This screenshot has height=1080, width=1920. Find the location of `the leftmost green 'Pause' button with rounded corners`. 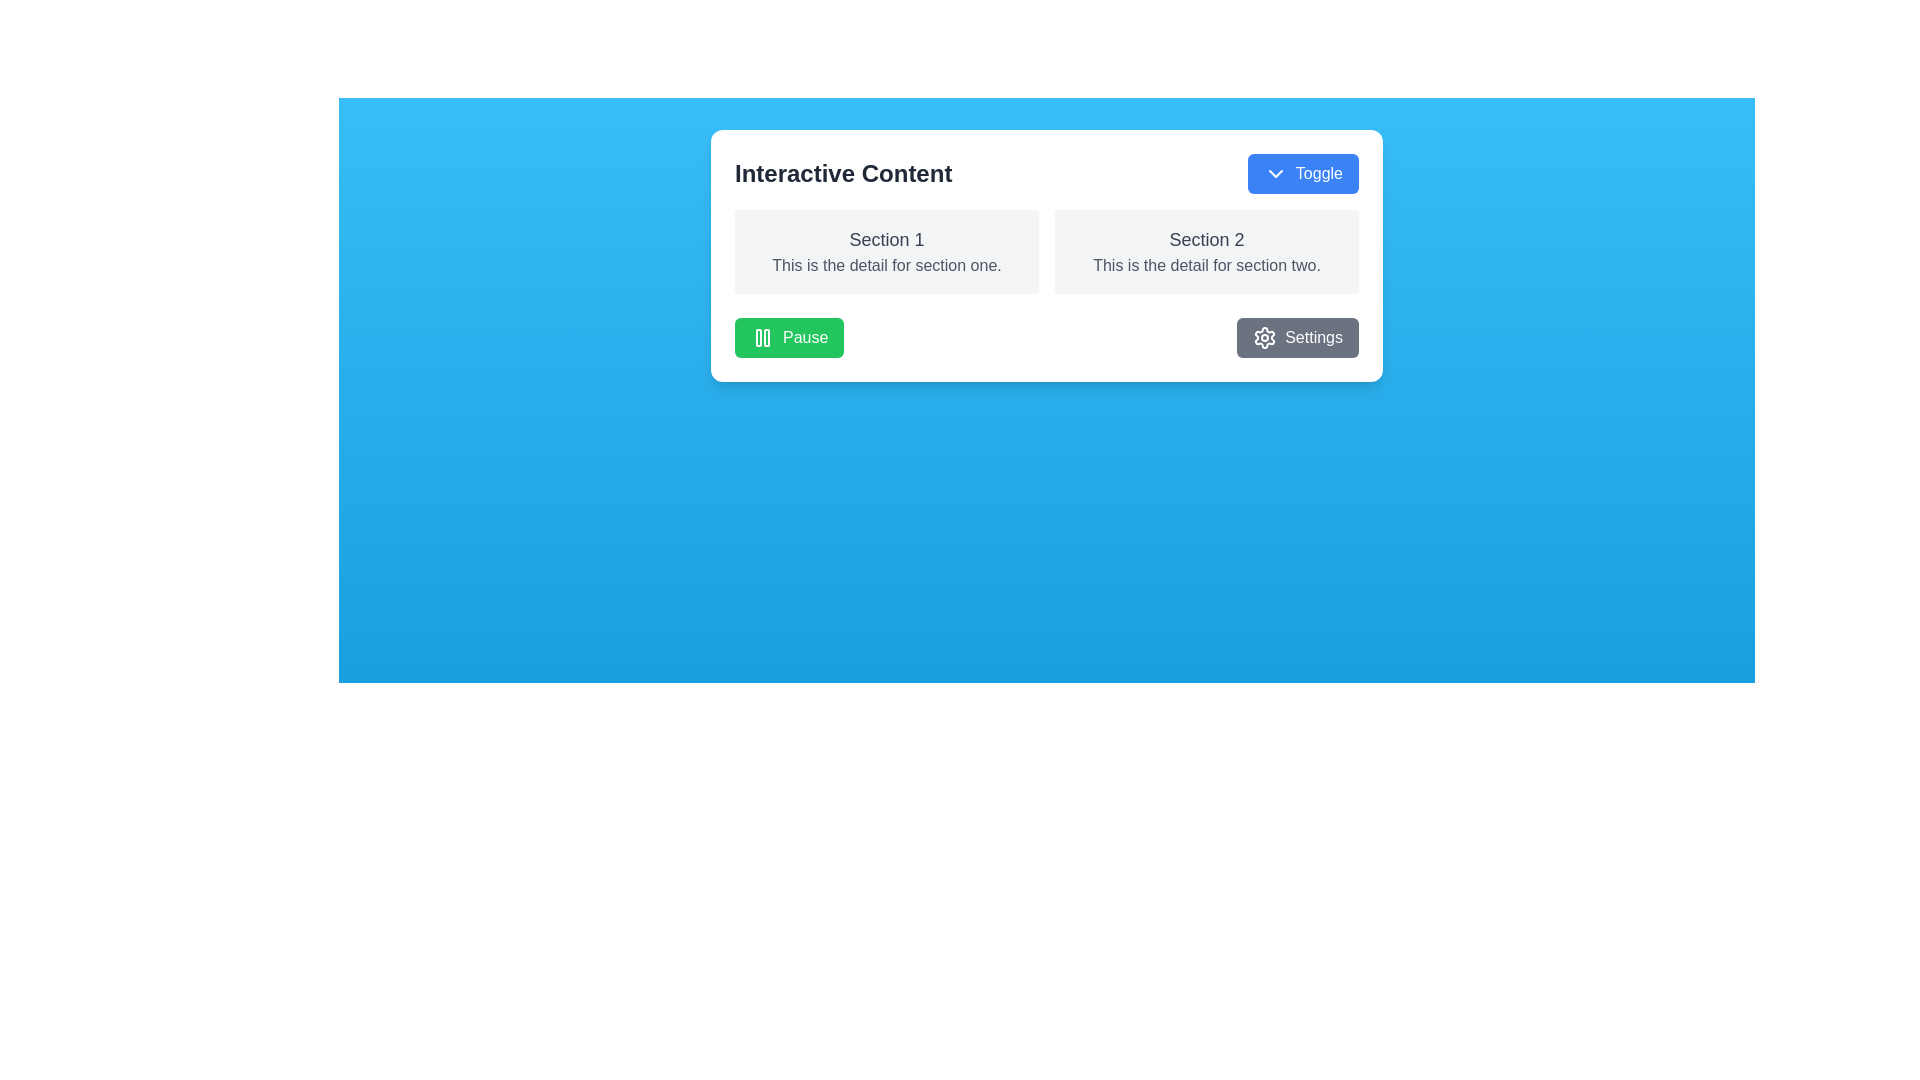

the leftmost green 'Pause' button with rounded corners is located at coordinates (788, 337).